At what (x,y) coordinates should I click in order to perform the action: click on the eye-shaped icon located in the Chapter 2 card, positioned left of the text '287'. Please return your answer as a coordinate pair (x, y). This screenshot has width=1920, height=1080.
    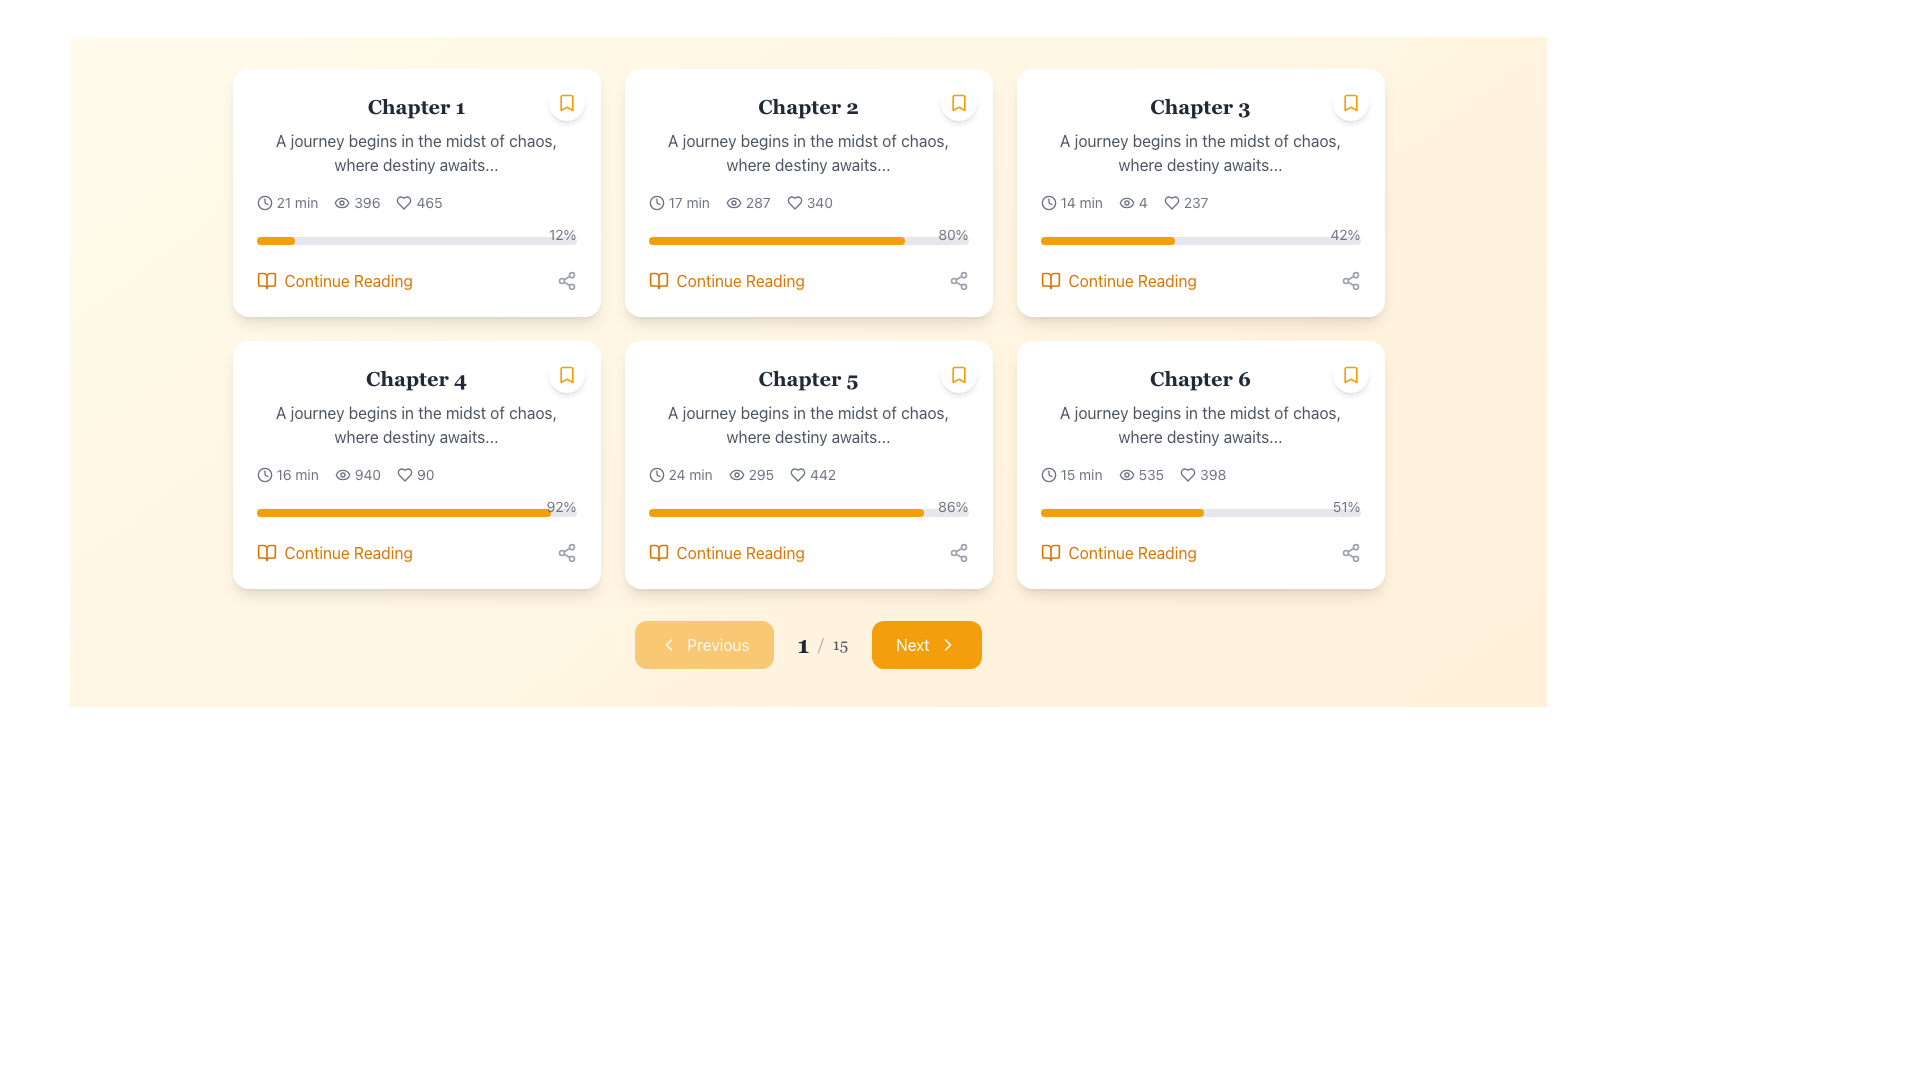
    Looking at the image, I should click on (732, 203).